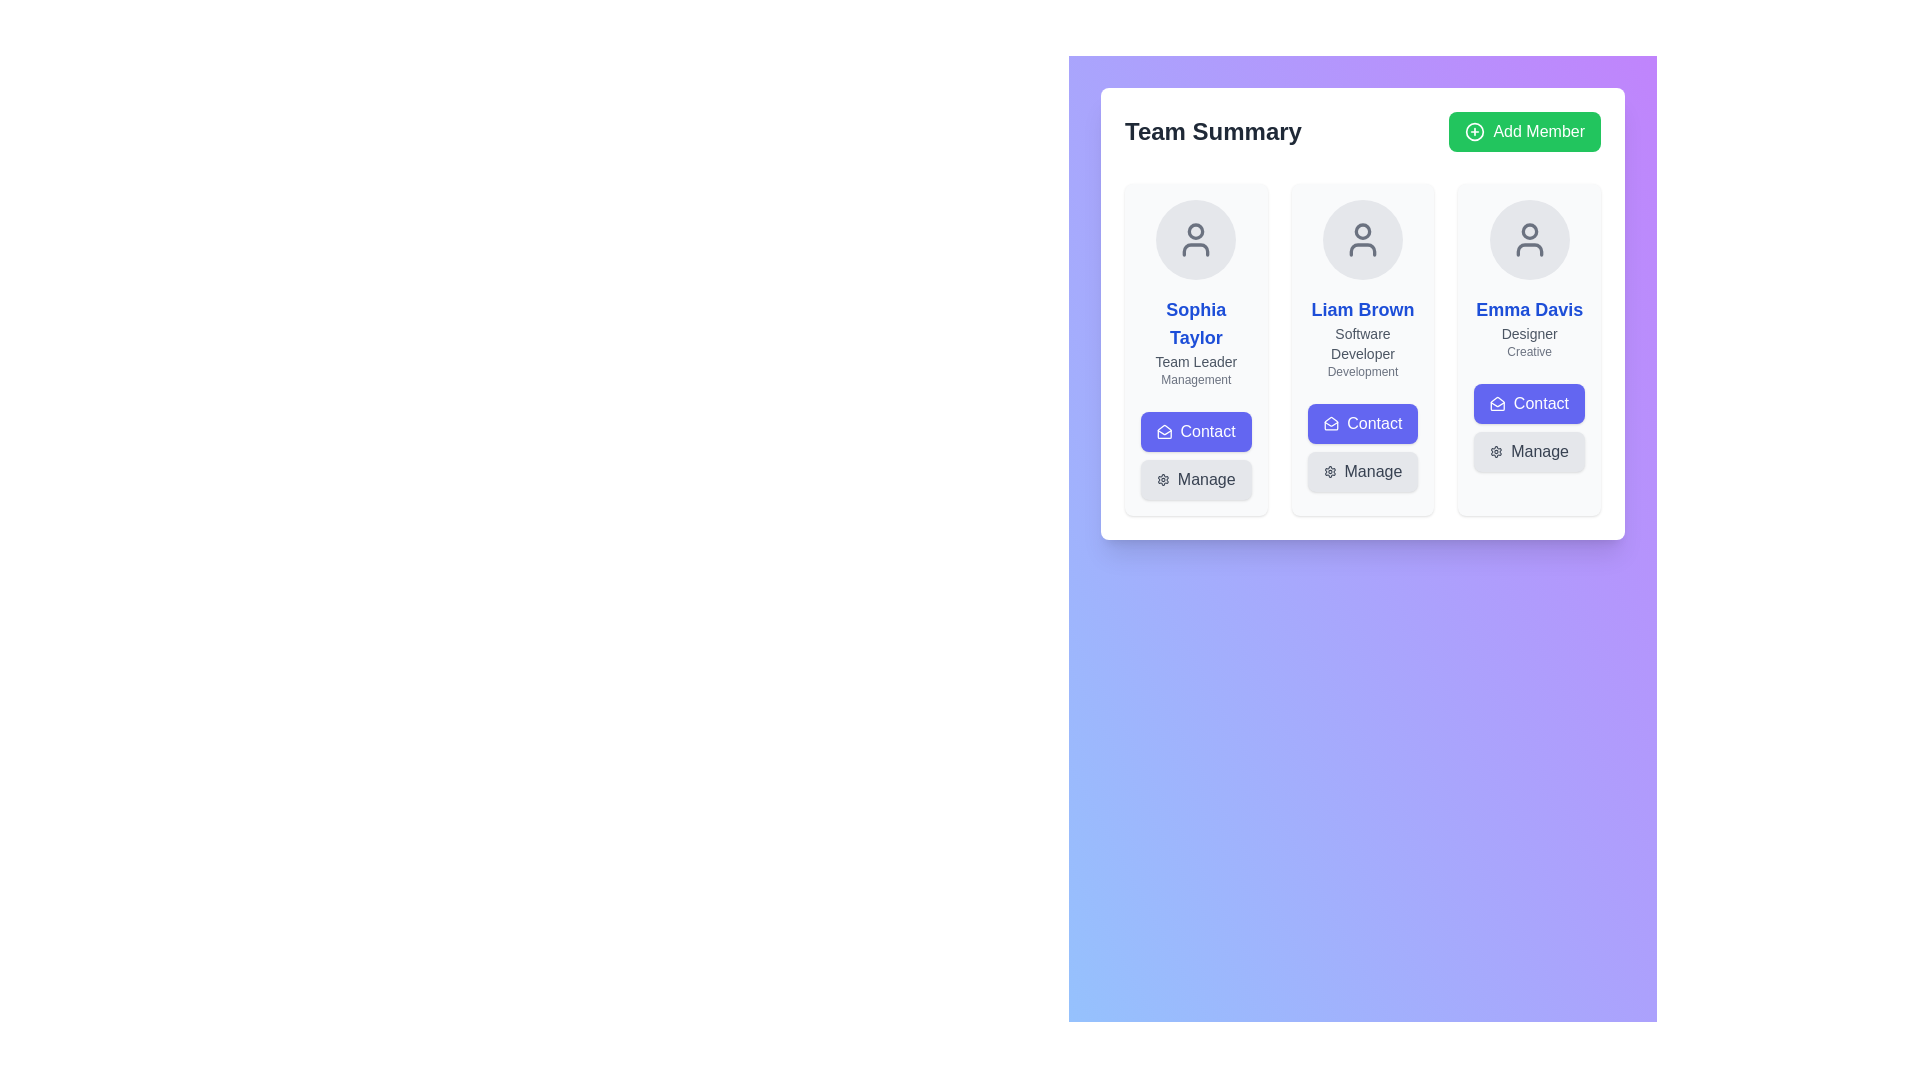 The height and width of the screenshot is (1080, 1920). I want to click on the settings management button located directly below the 'Contact' button of the 'Emma Davis' profile card in the 'Team Summary' panel, so click(1528, 451).